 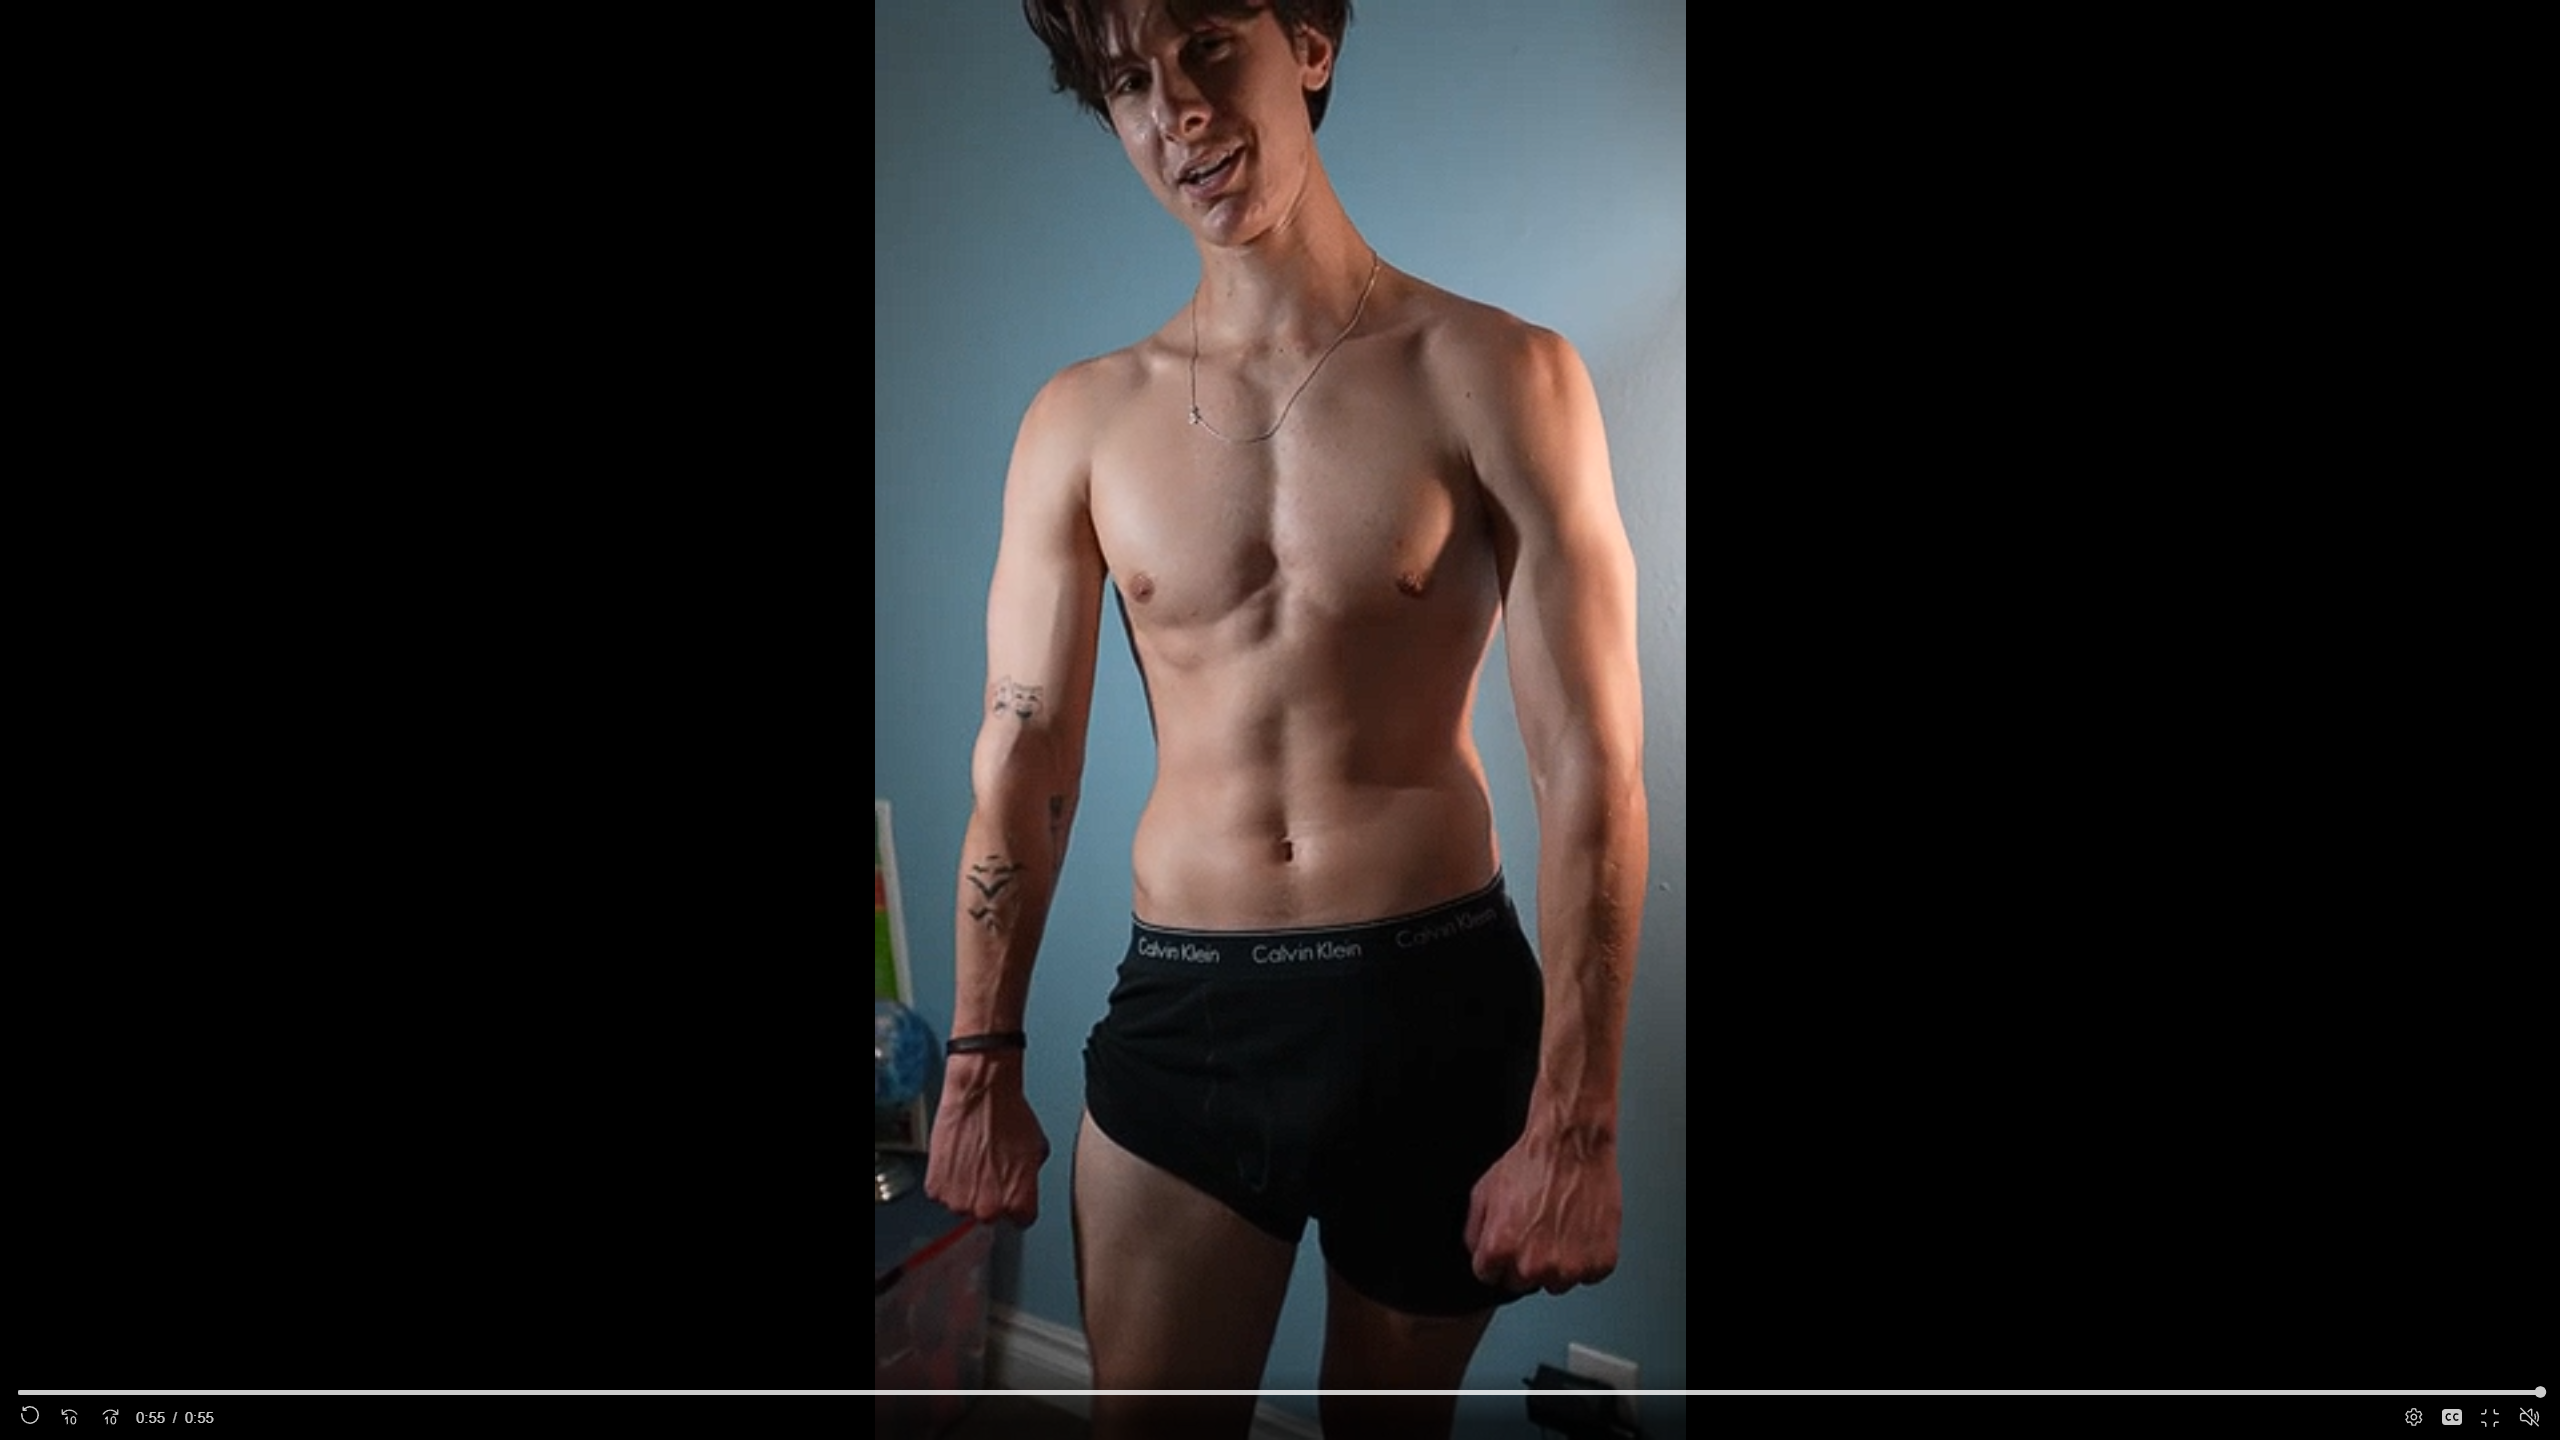 What do you see at coordinates (2491, 1417) in the screenshot?
I see `'Non-Fullscreen'` at bounding box center [2491, 1417].